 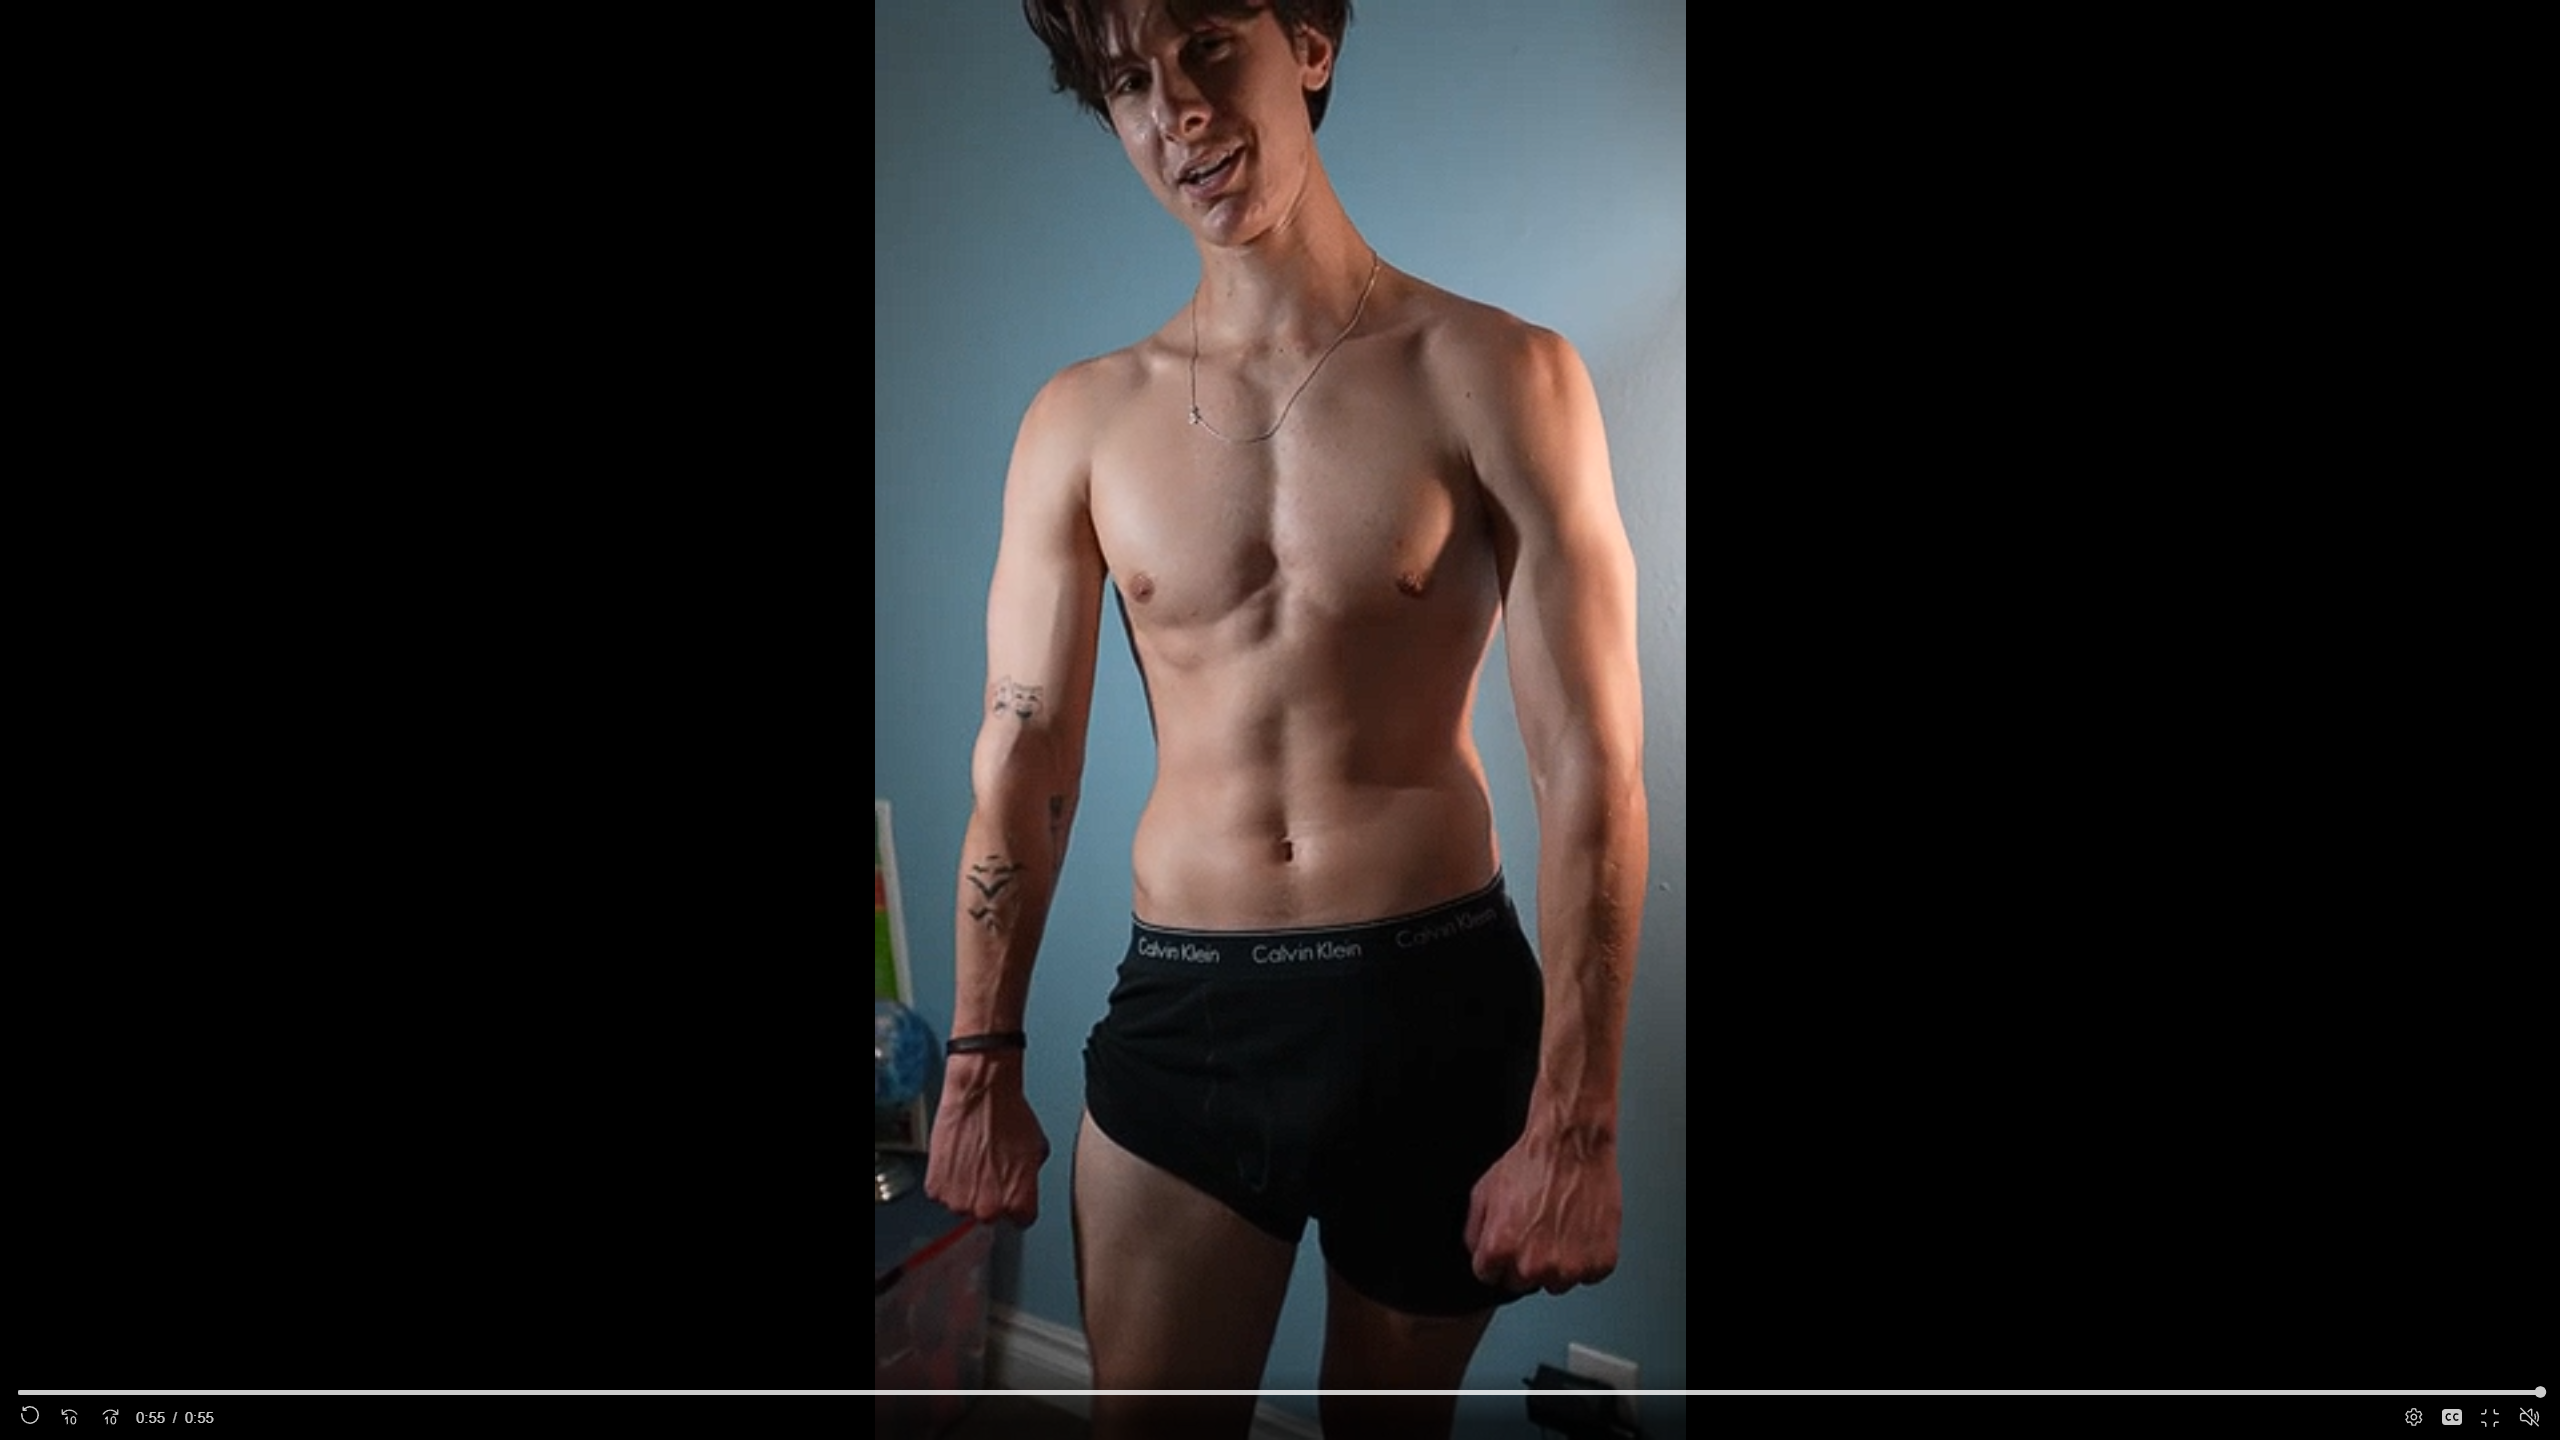 What do you see at coordinates (2491, 1417) in the screenshot?
I see `'Non-Fullscreen'` at bounding box center [2491, 1417].